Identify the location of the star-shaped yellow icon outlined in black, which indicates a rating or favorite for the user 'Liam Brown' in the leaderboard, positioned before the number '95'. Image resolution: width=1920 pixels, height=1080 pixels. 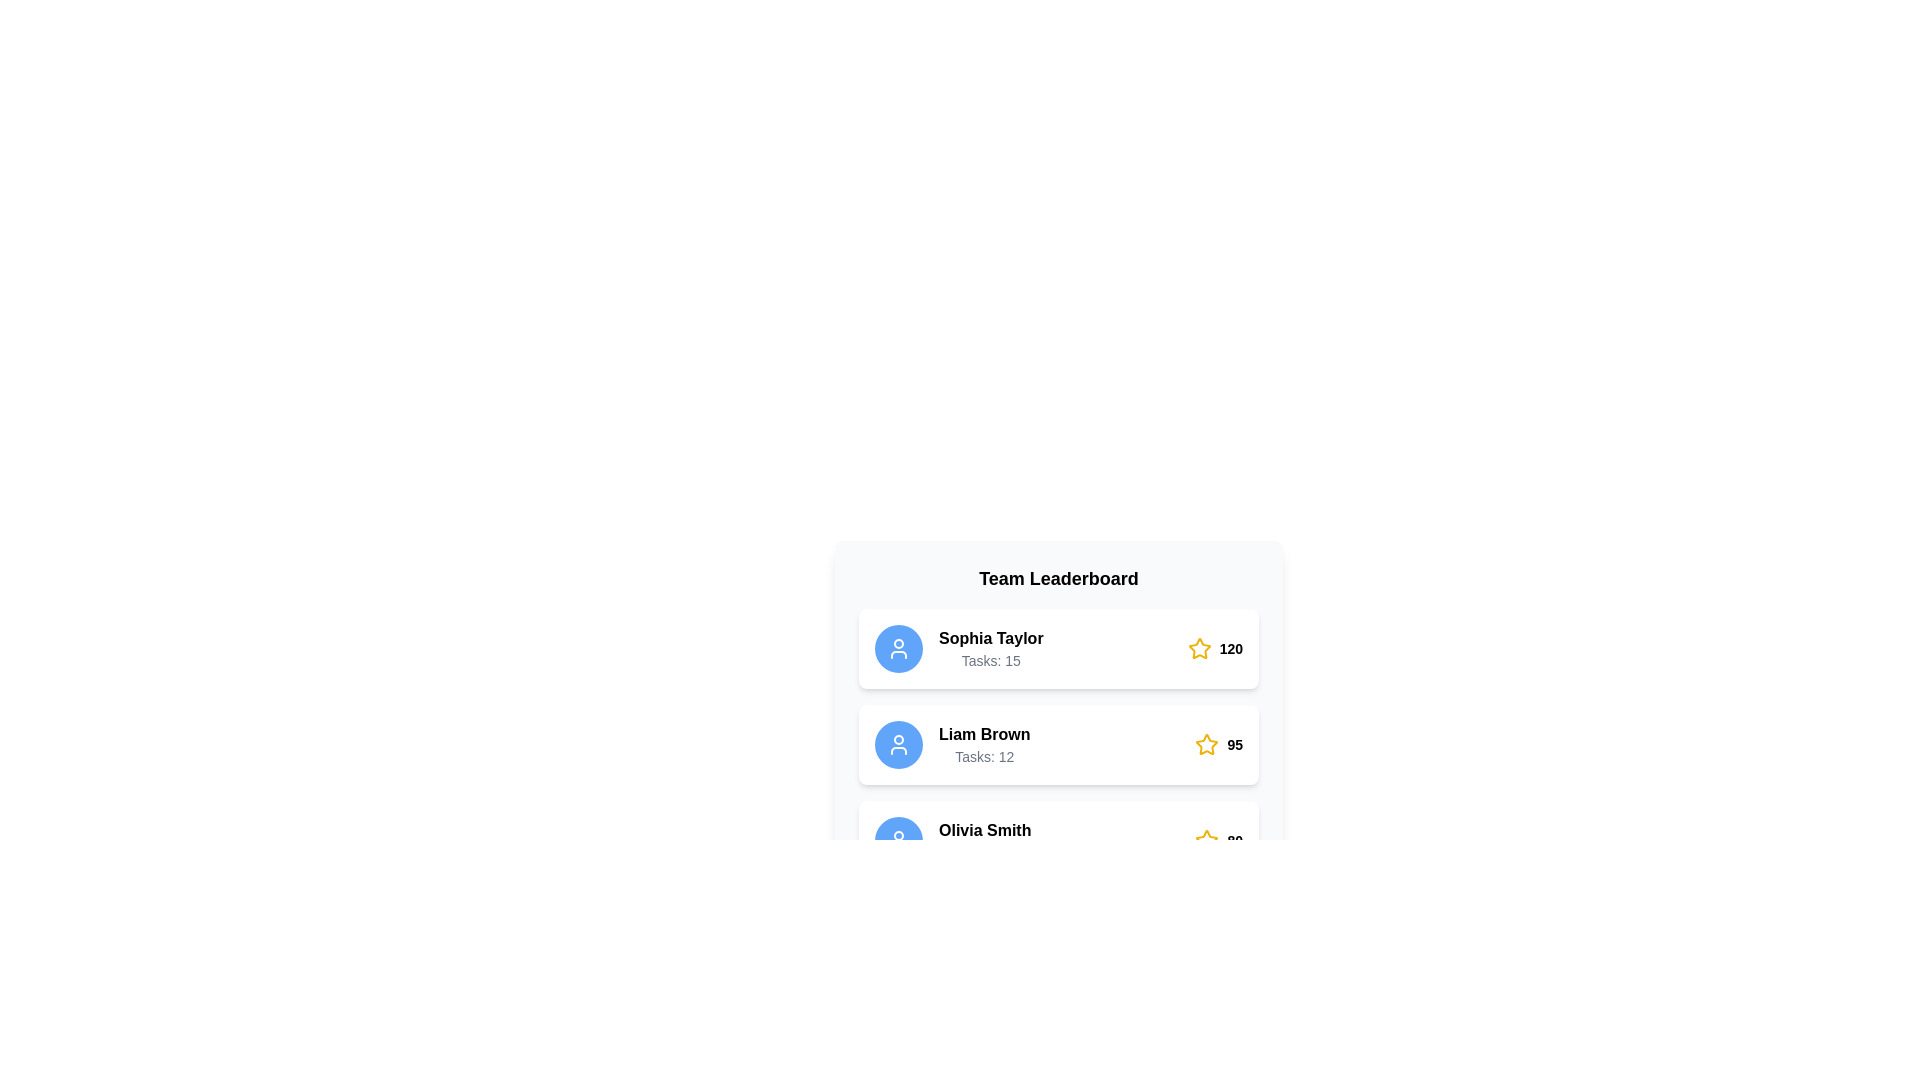
(1206, 744).